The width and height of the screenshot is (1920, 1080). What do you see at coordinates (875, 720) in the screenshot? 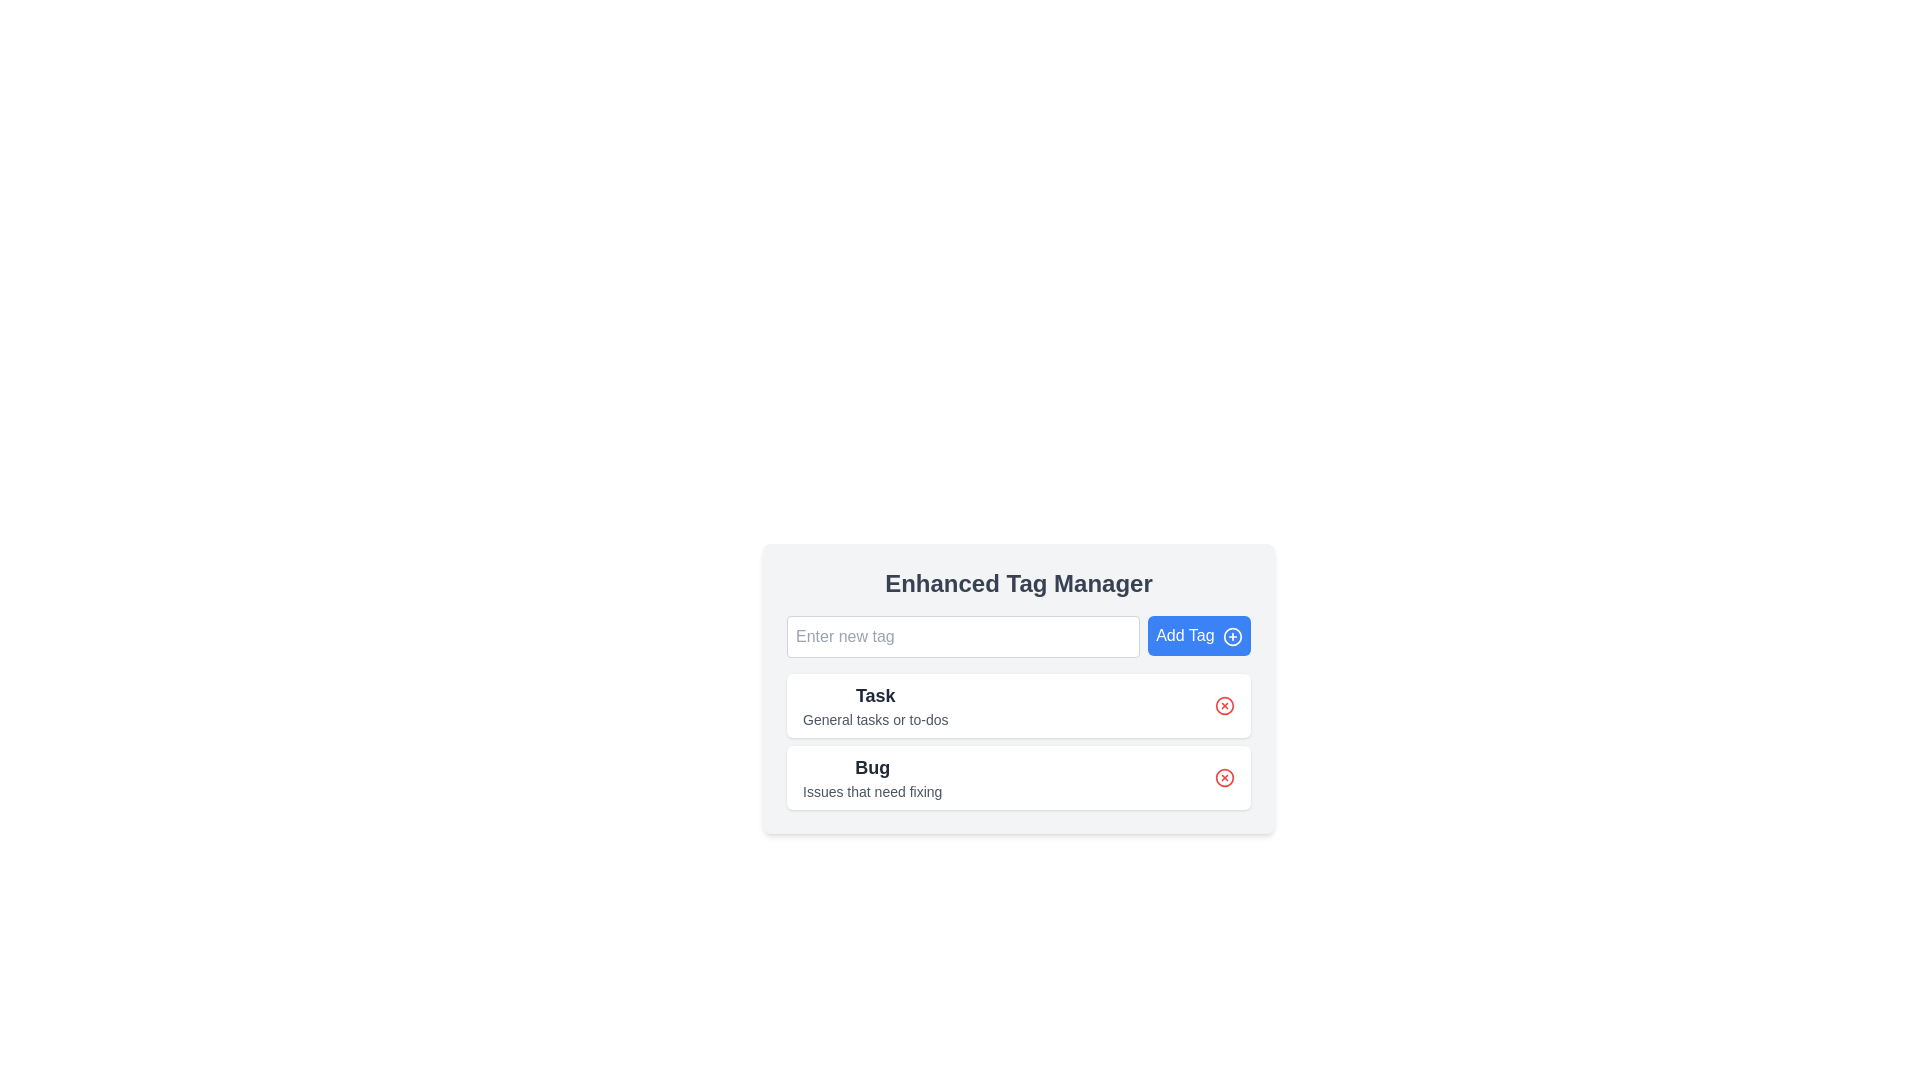
I see `the text element containing the phrase 'General tasks or to-dos', which is styled in a smaller gray font and located below the bolded text 'Task', serving as a description for the task item` at bounding box center [875, 720].